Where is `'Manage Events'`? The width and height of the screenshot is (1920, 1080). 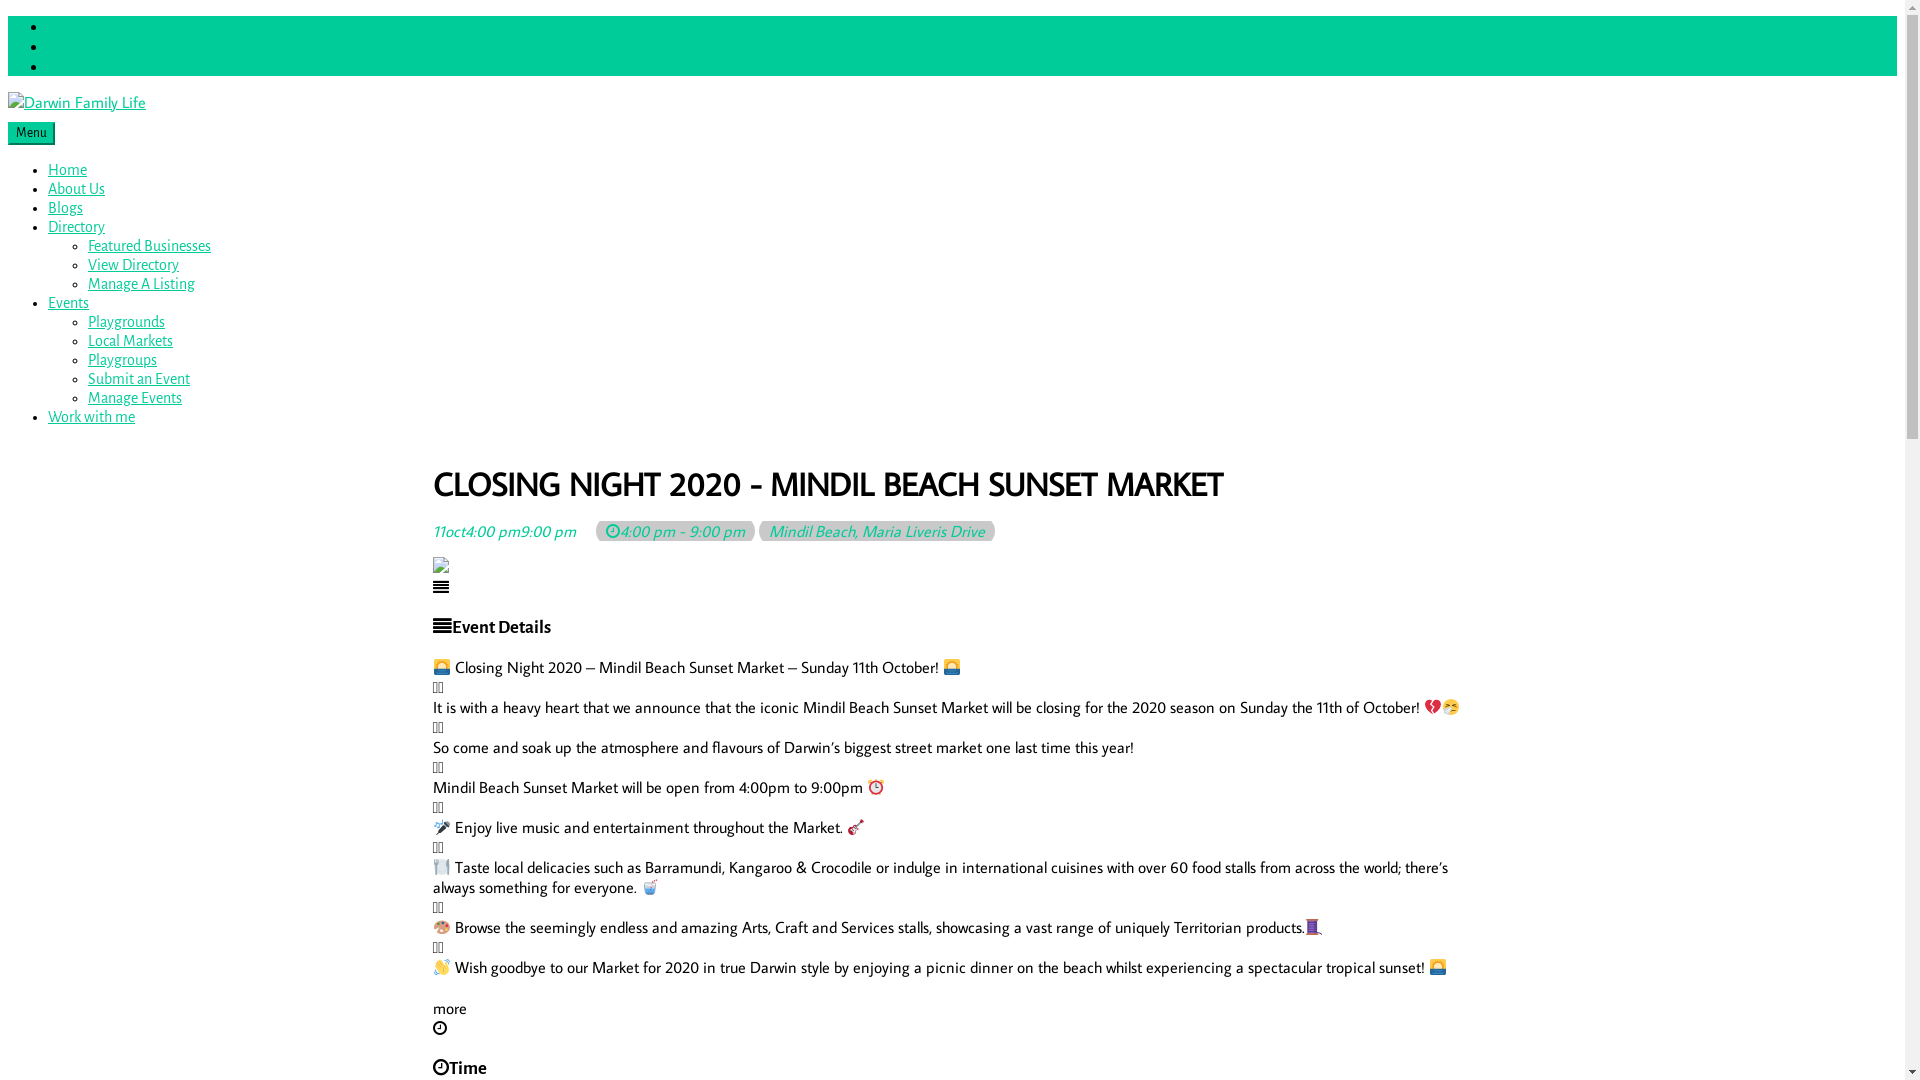 'Manage Events' is located at coordinates (133, 397).